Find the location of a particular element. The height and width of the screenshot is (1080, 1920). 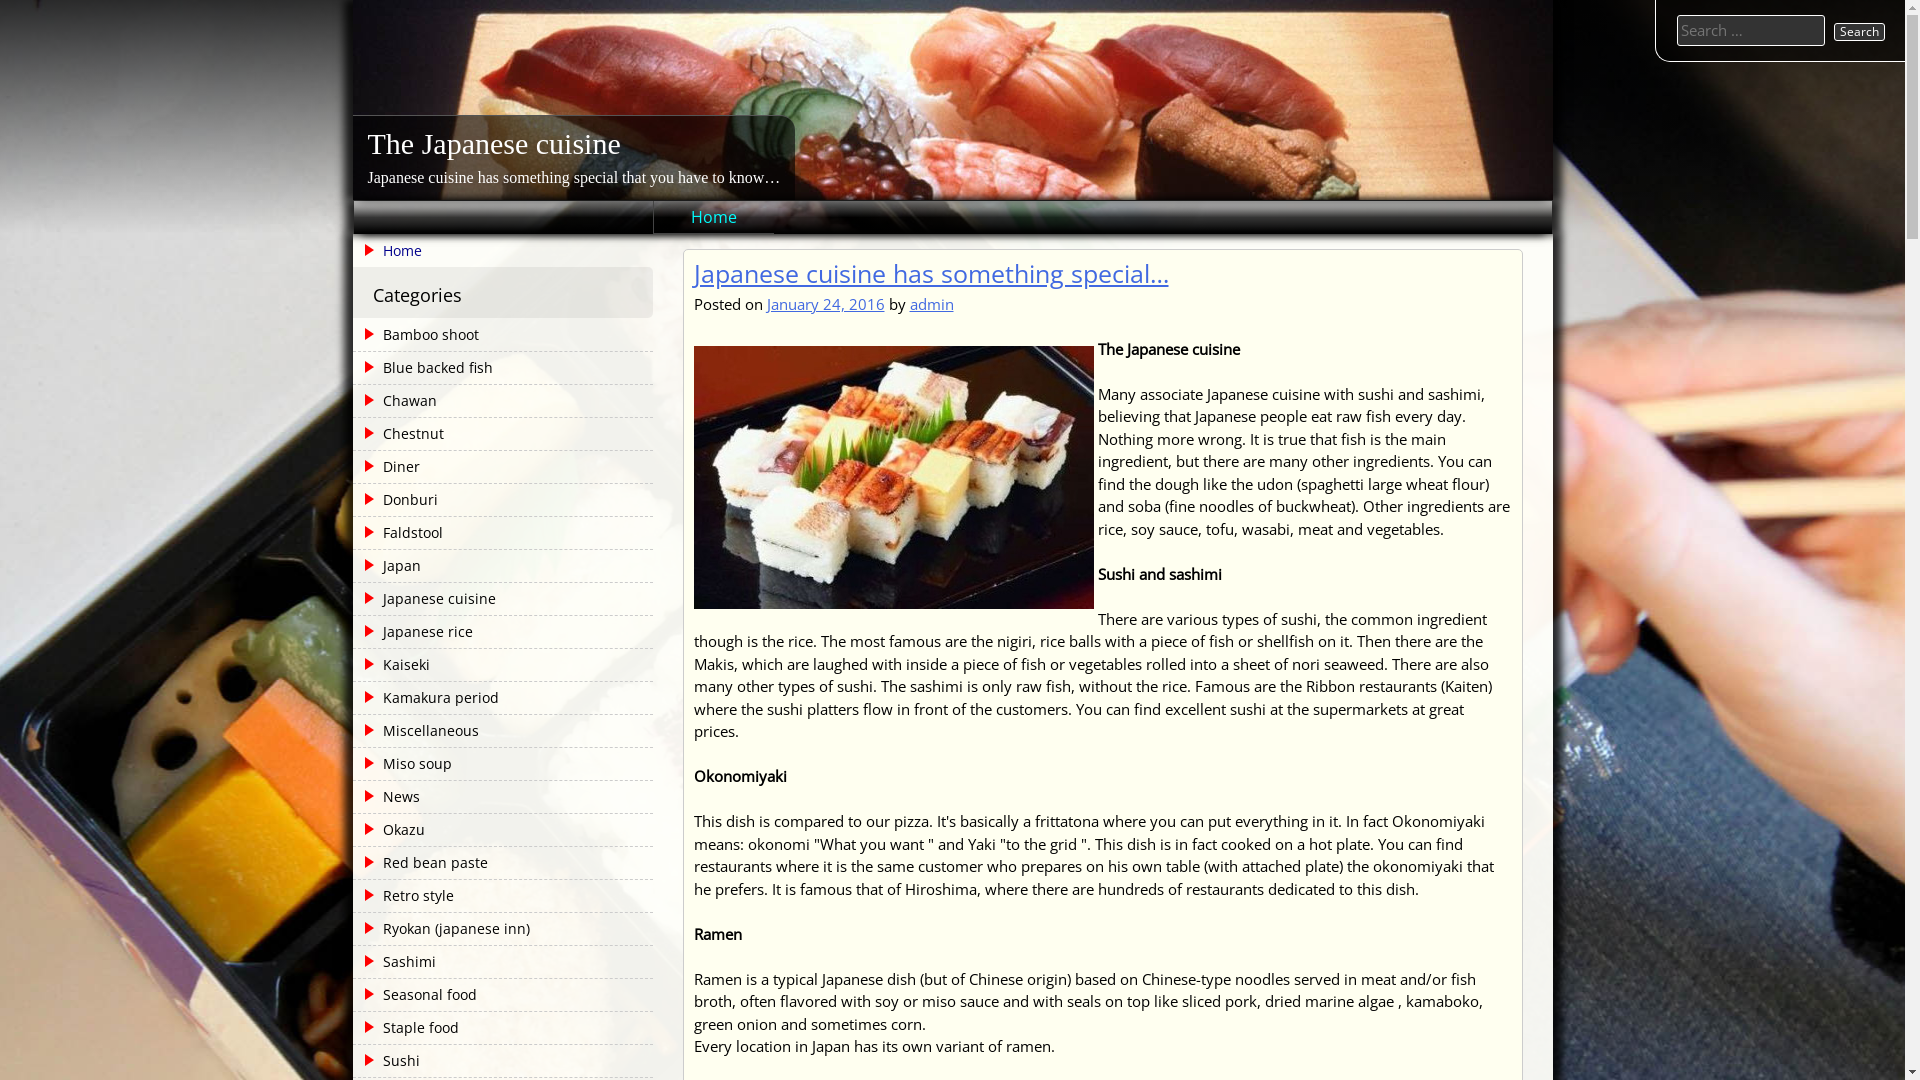

'Japanese rice' is located at coordinates (413, 632).